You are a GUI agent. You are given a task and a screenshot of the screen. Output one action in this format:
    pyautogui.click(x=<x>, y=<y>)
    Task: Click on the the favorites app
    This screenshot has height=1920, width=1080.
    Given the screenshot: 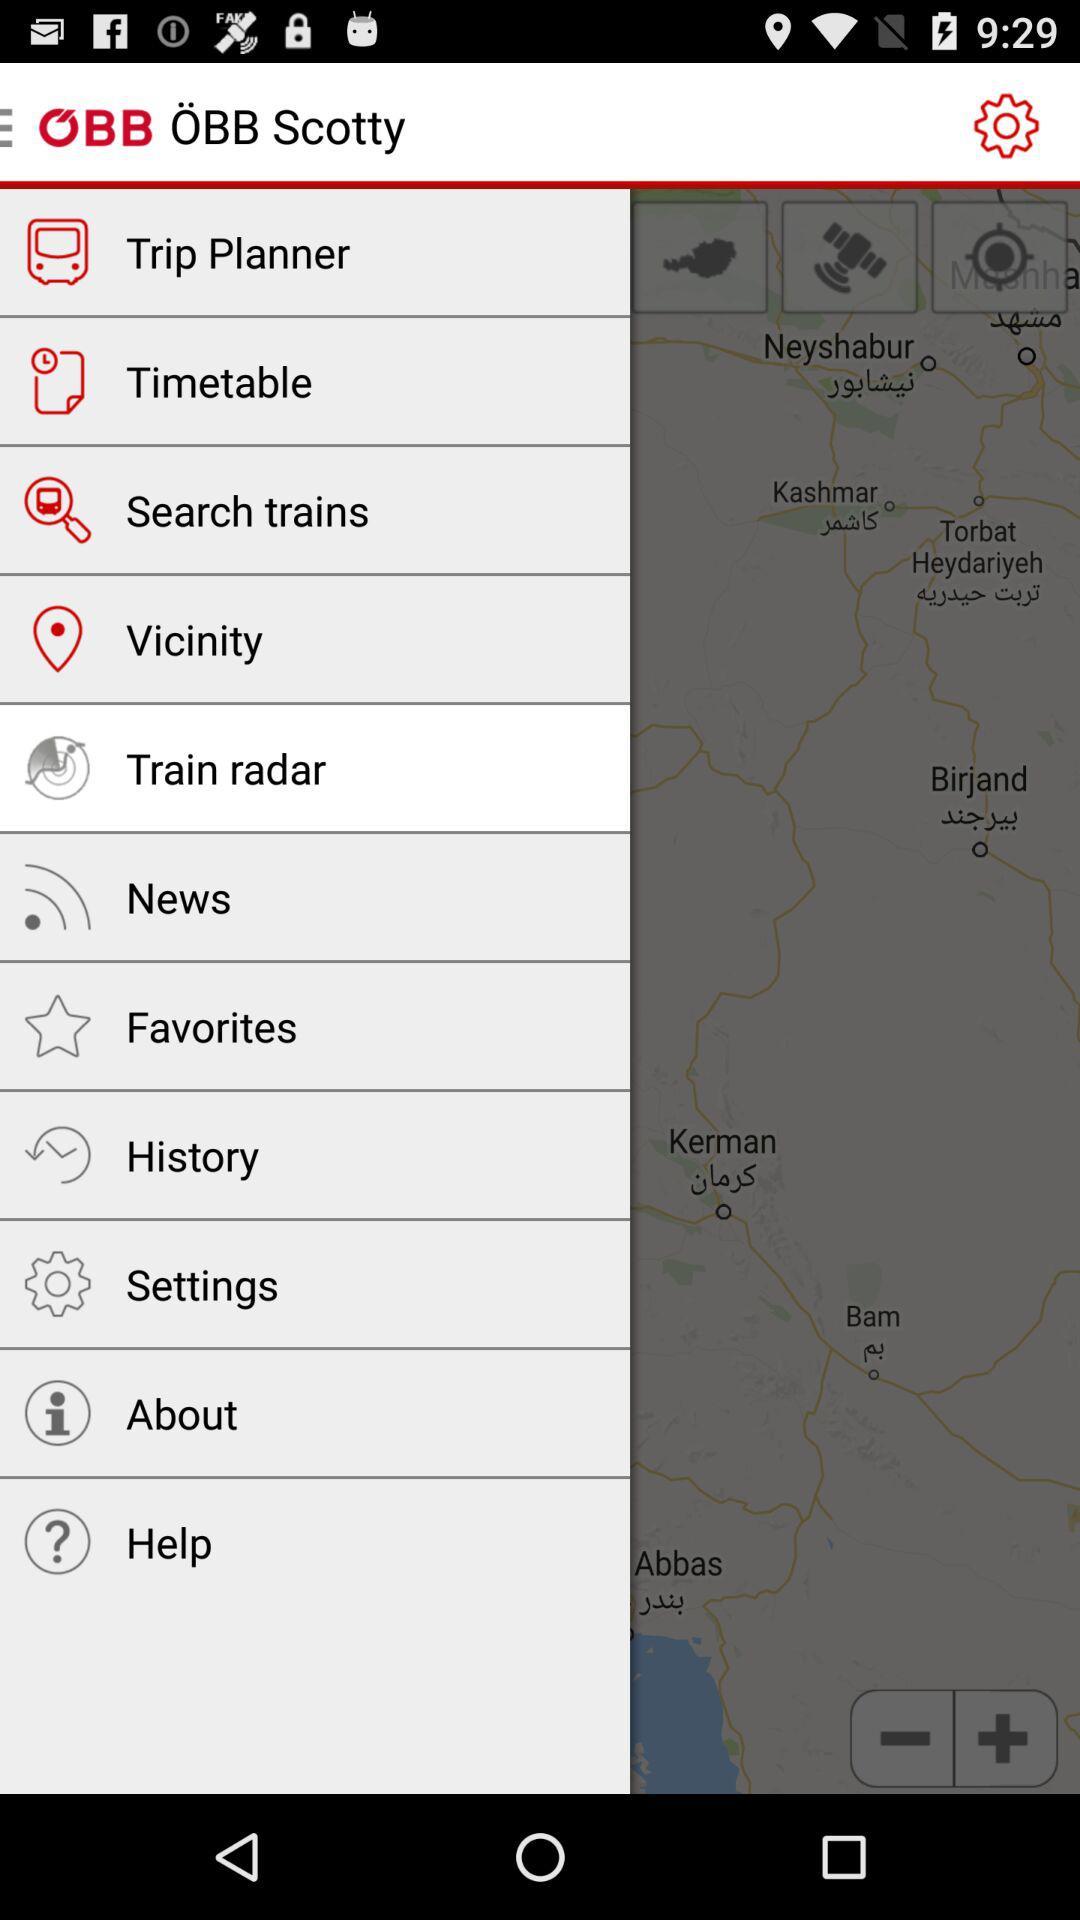 What is the action you would take?
    pyautogui.click(x=211, y=1026)
    